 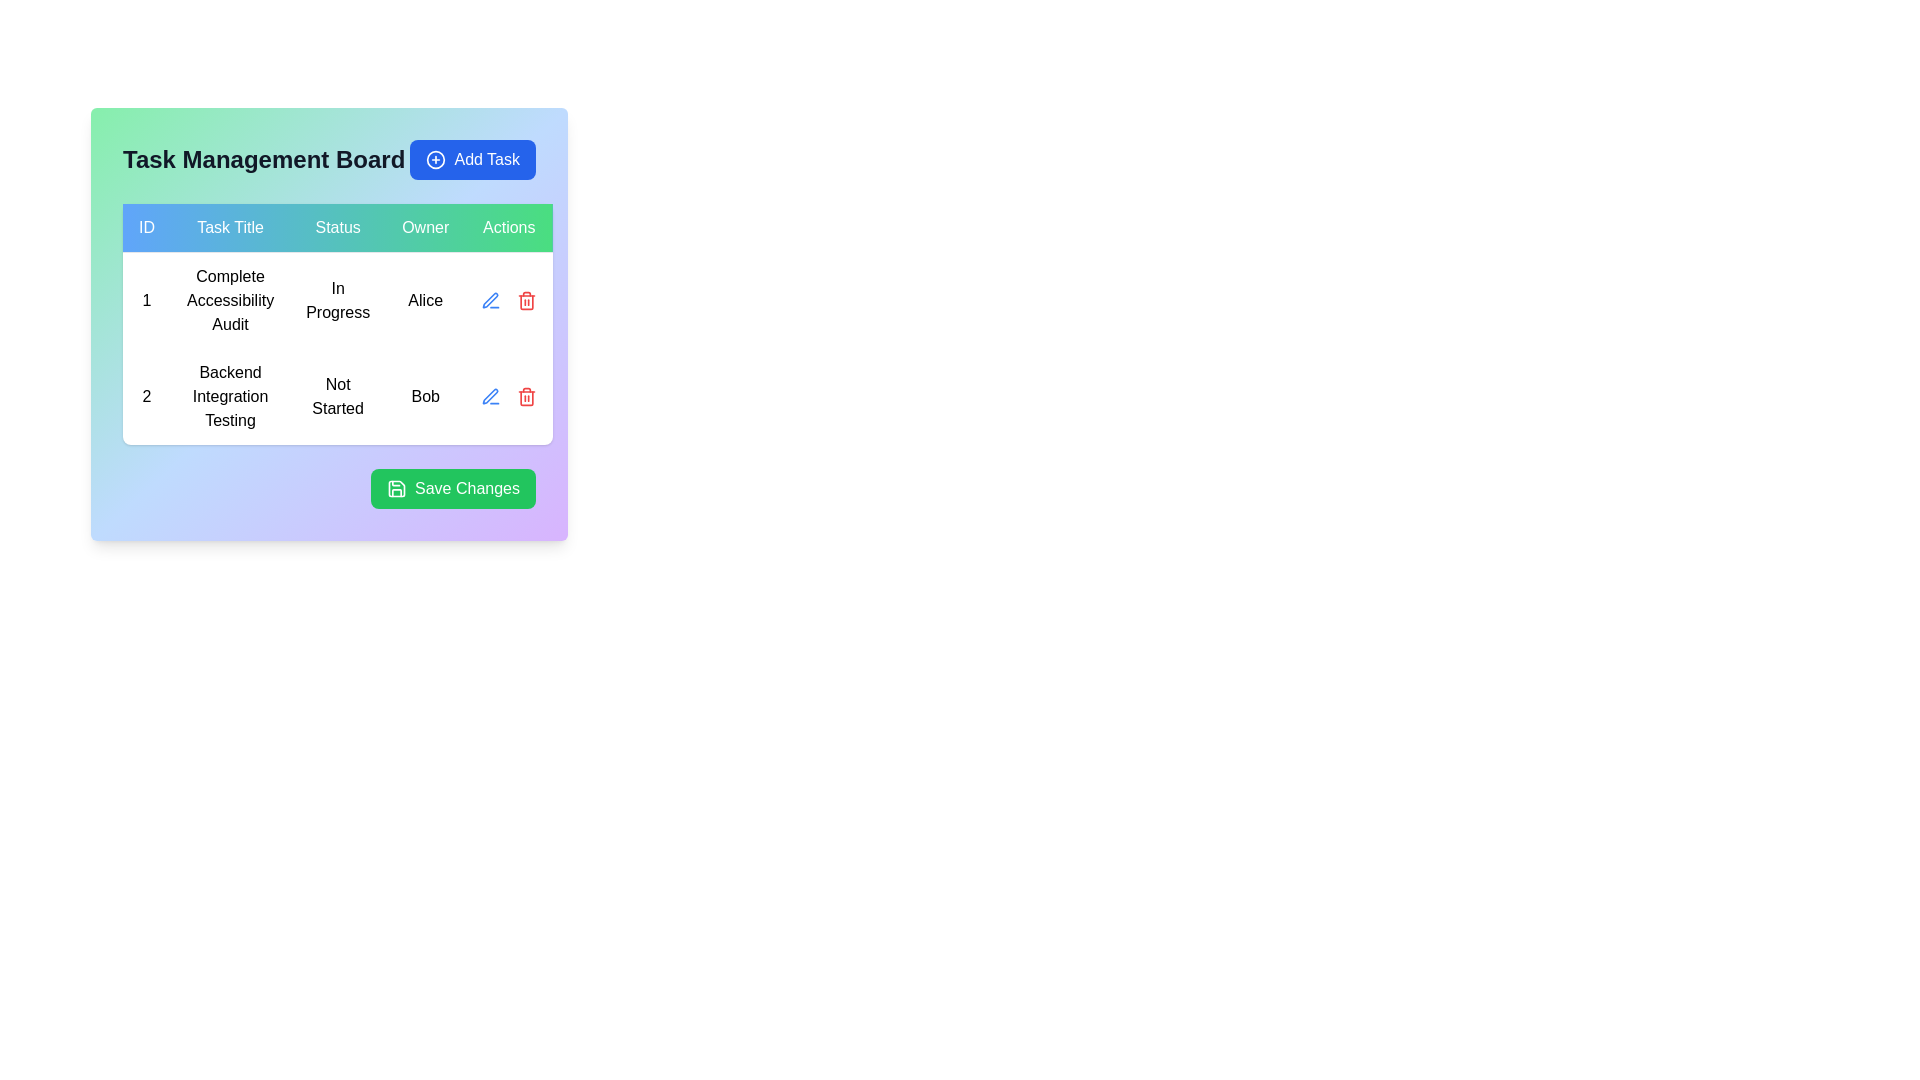 I want to click on the text label reading 'Complete Accessibility Audit' located in the 'Task Title' column of the first row in the 'Task Management Board' table, so click(x=230, y=300).